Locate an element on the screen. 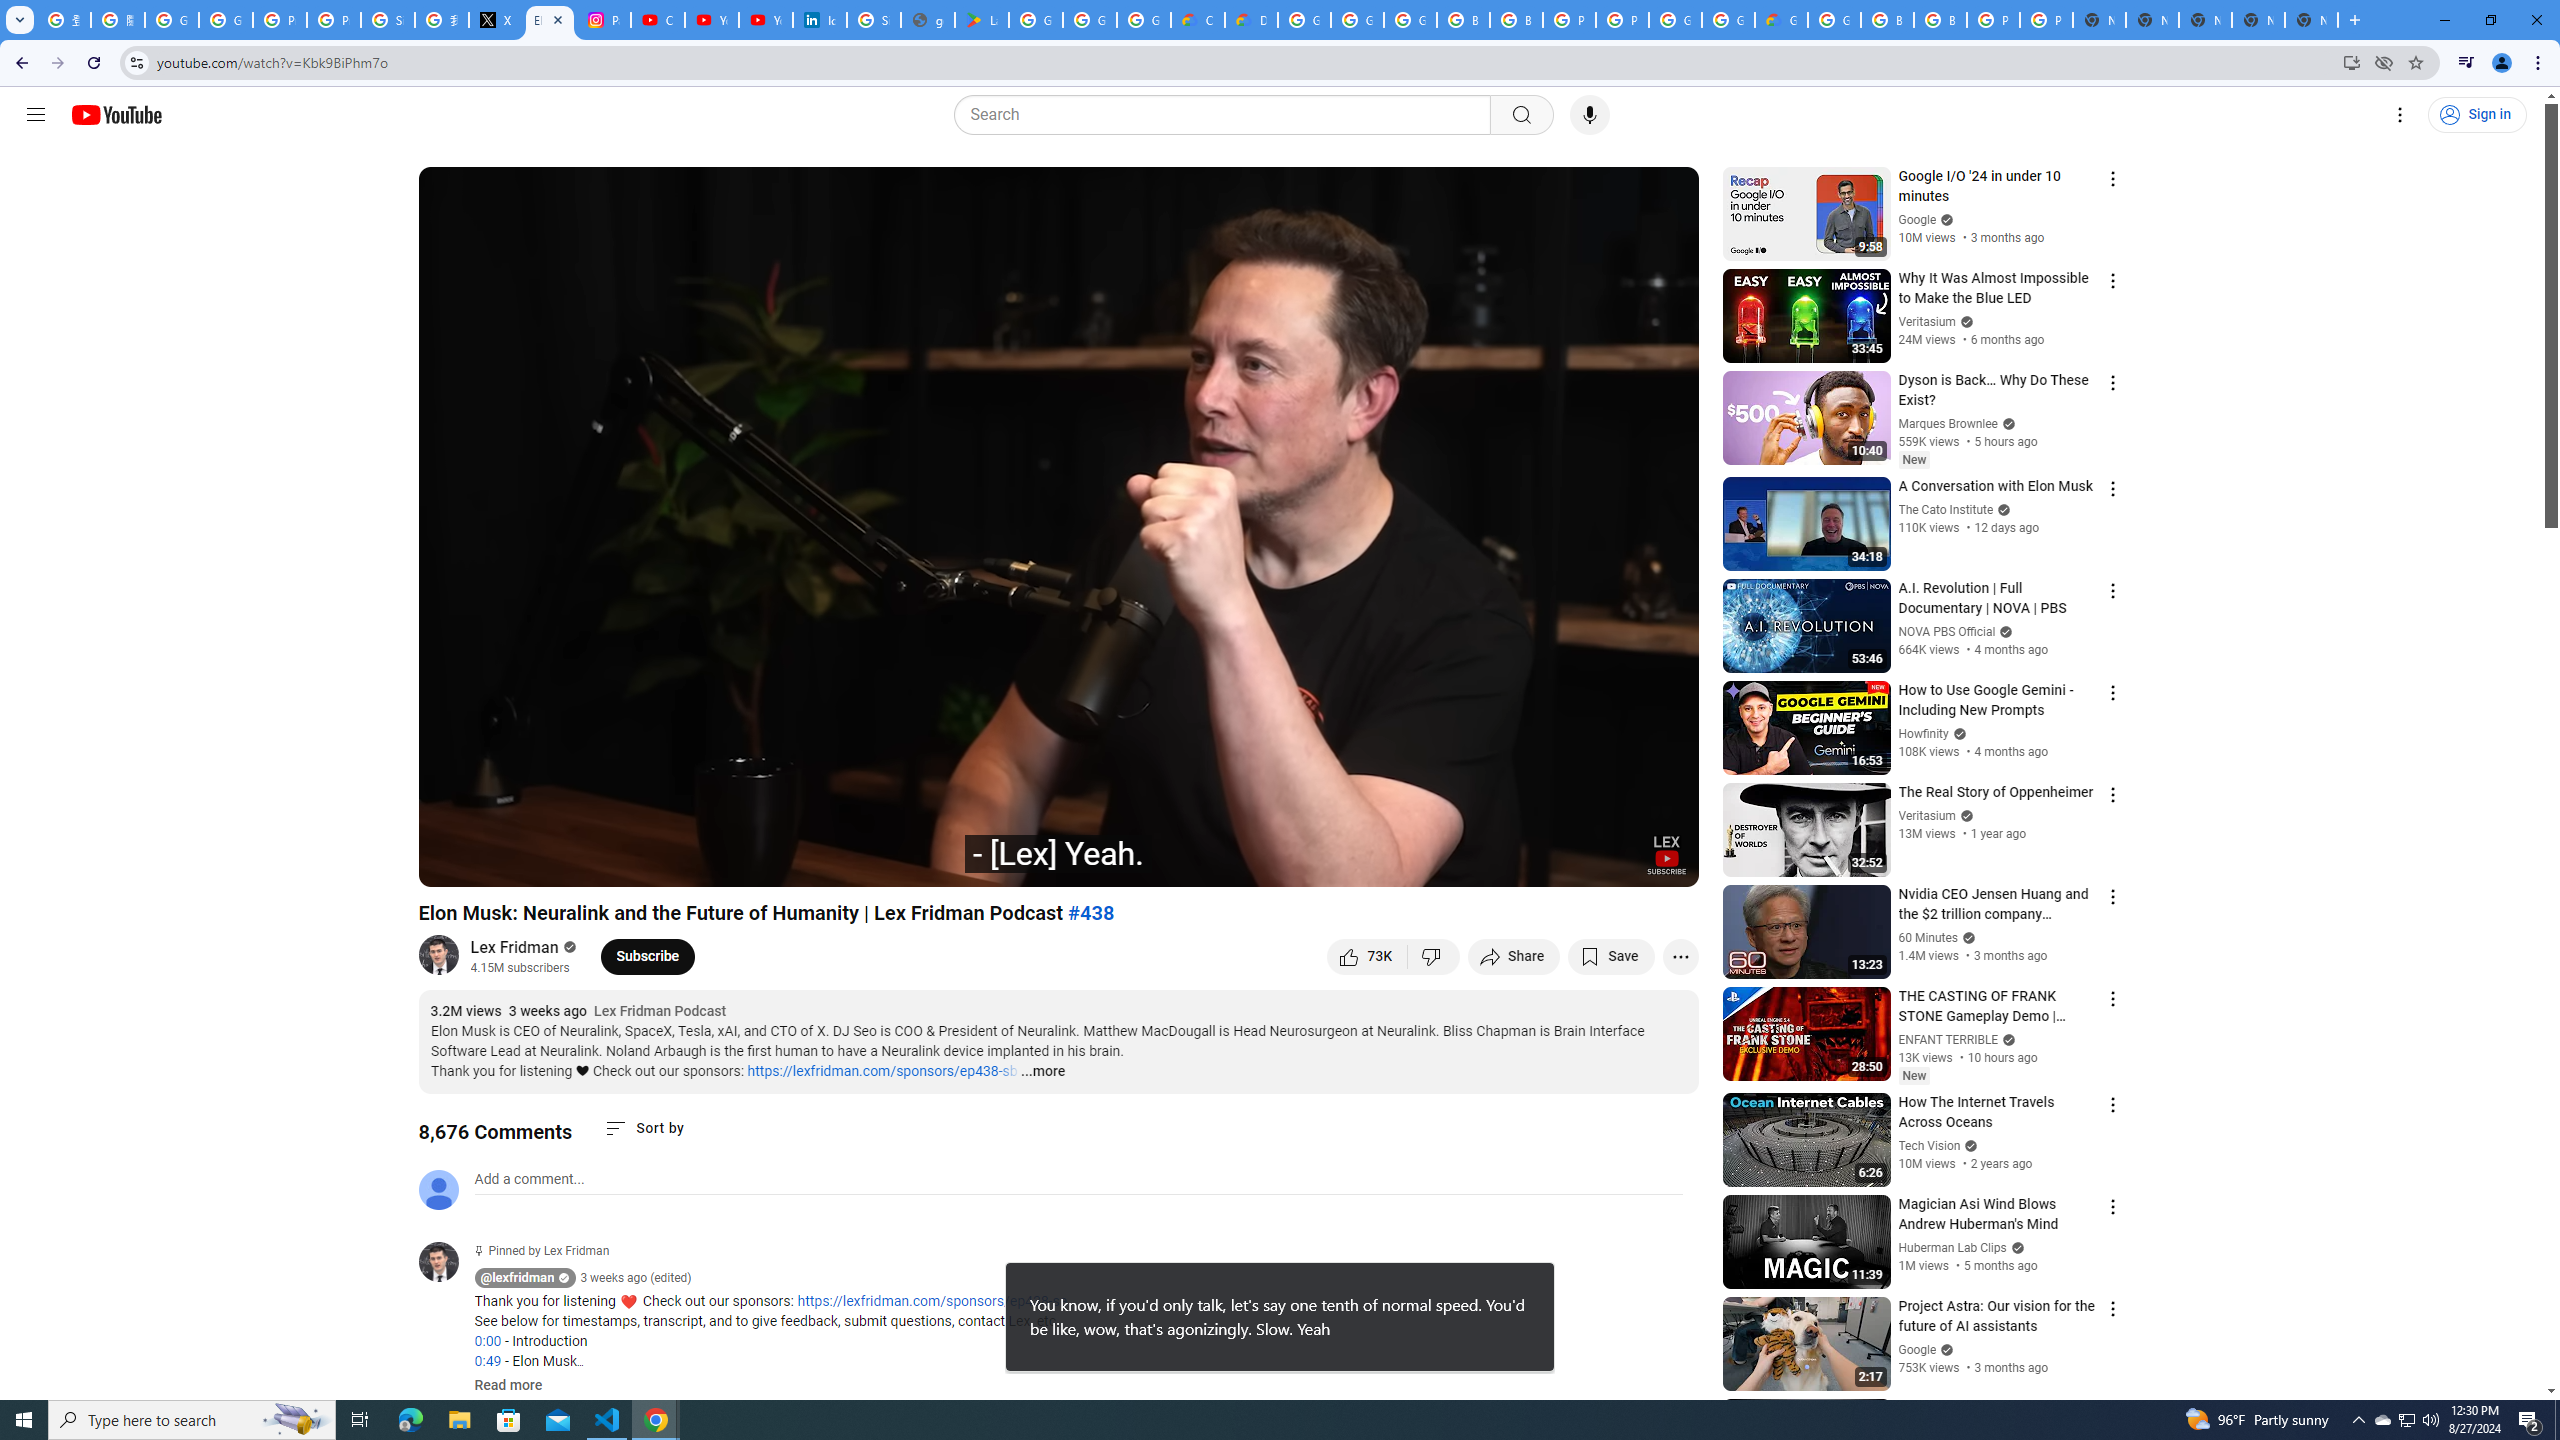 Image resolution: width=2560 pixels, height=1440 pixels. 'Browse Chrome as a guest - Computer - Google Chrome Help' is located at coordinates (1886, 19).